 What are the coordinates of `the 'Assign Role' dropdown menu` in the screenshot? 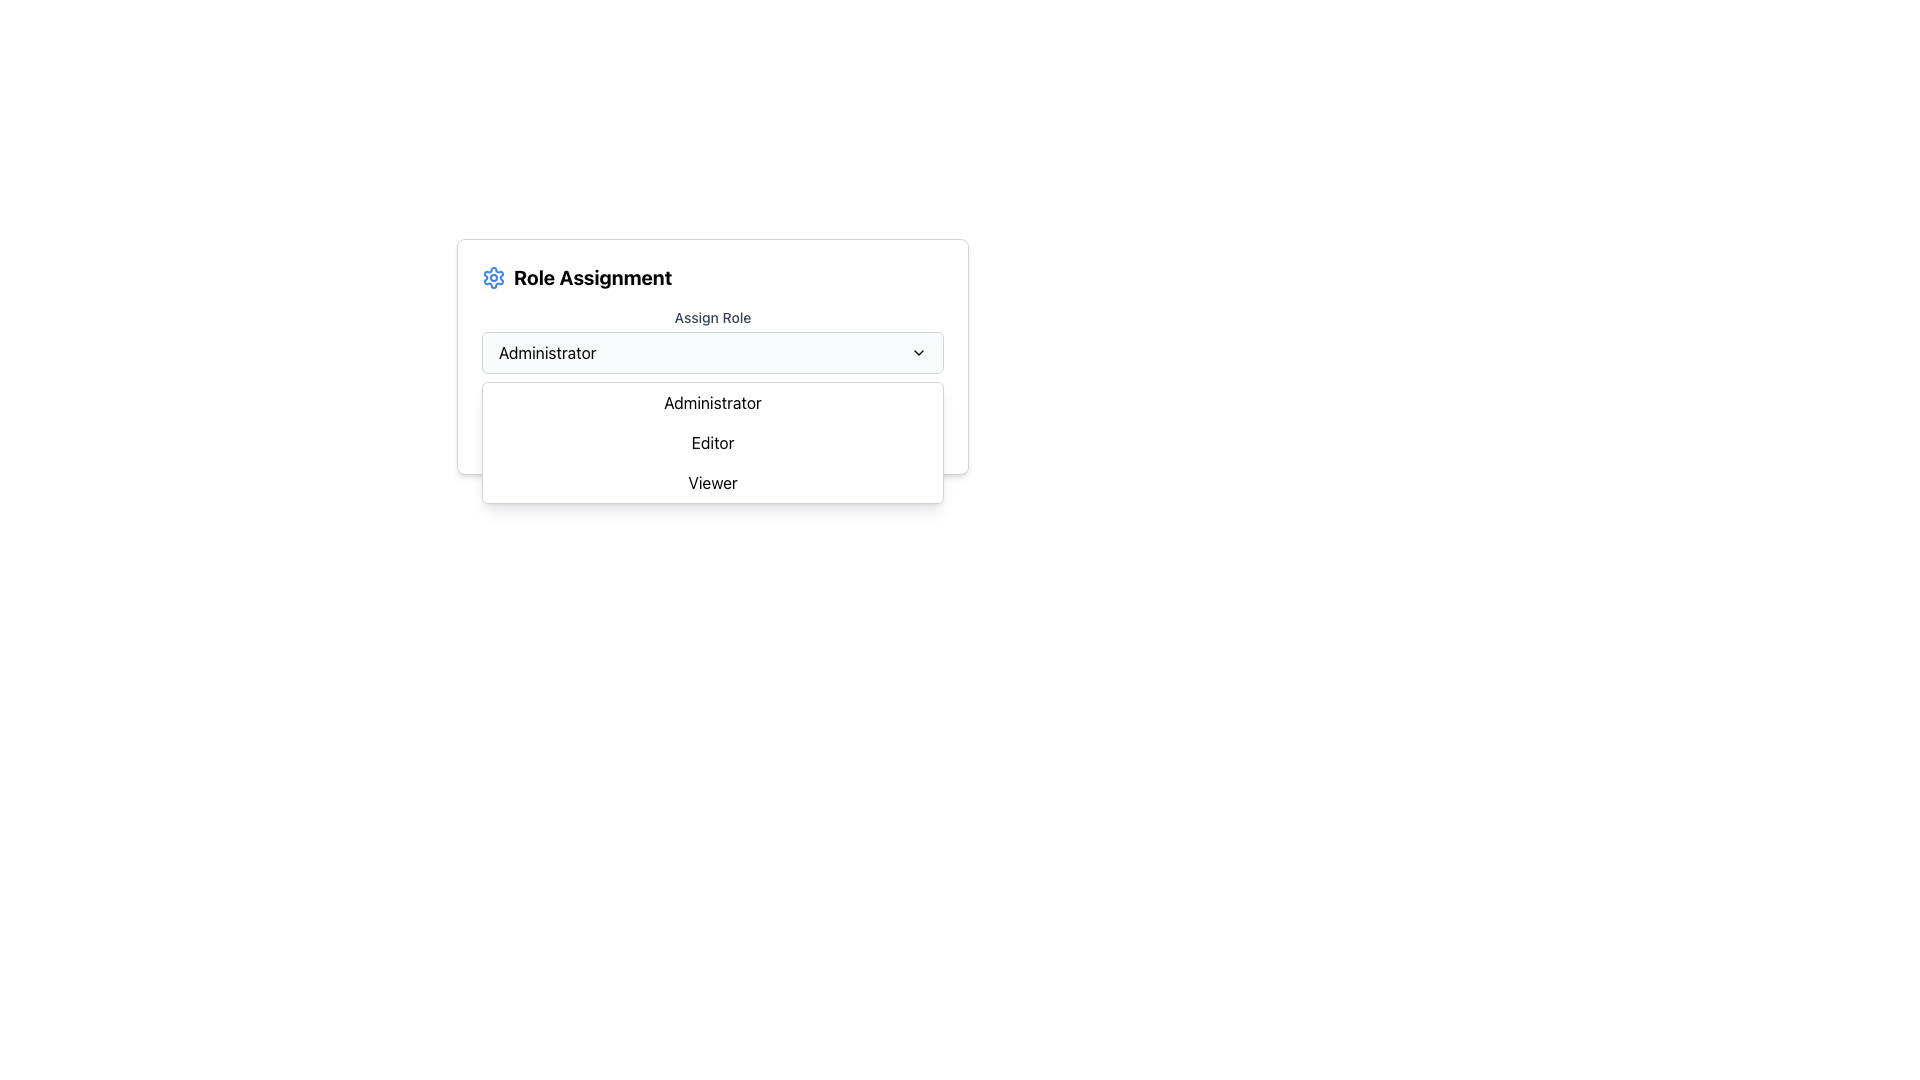 It's located at (713, 339).